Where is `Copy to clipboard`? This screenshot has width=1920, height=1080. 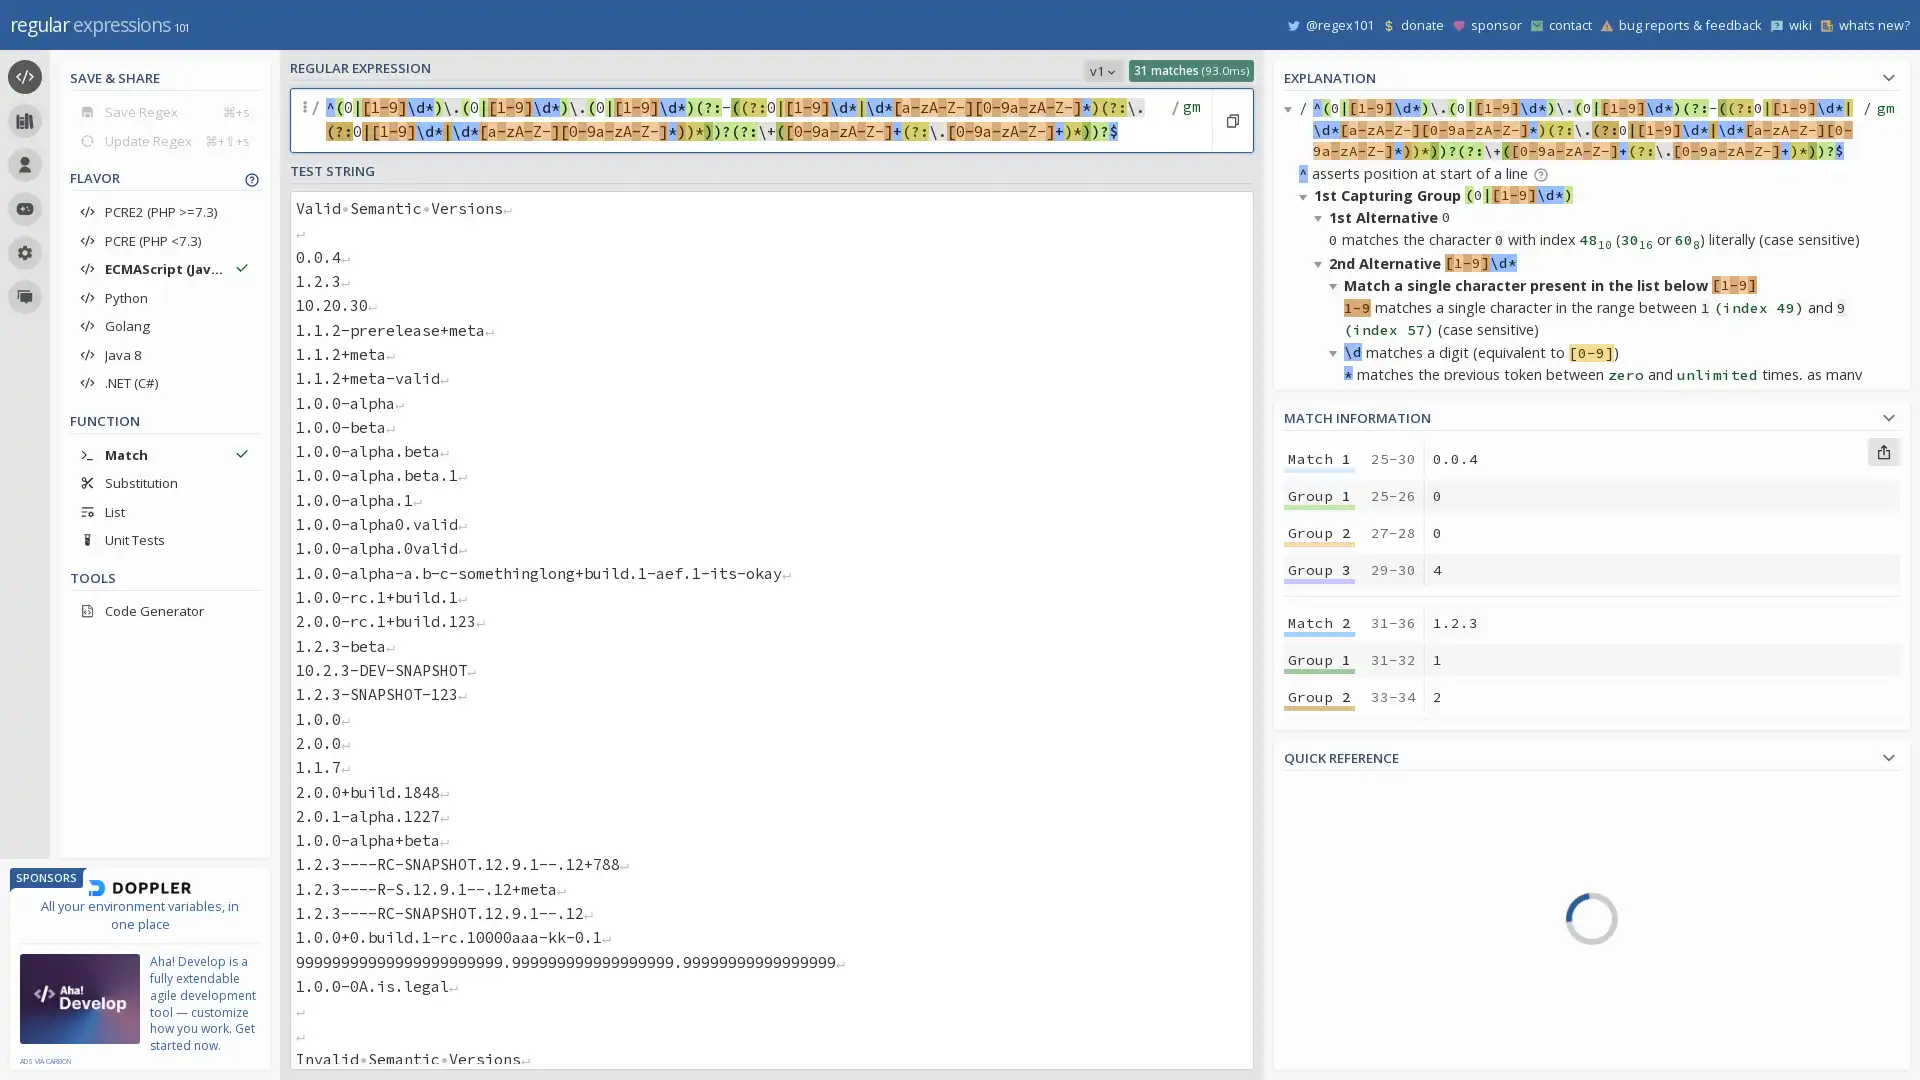 Copy to clipboard is located at coordinates (1231, 120).